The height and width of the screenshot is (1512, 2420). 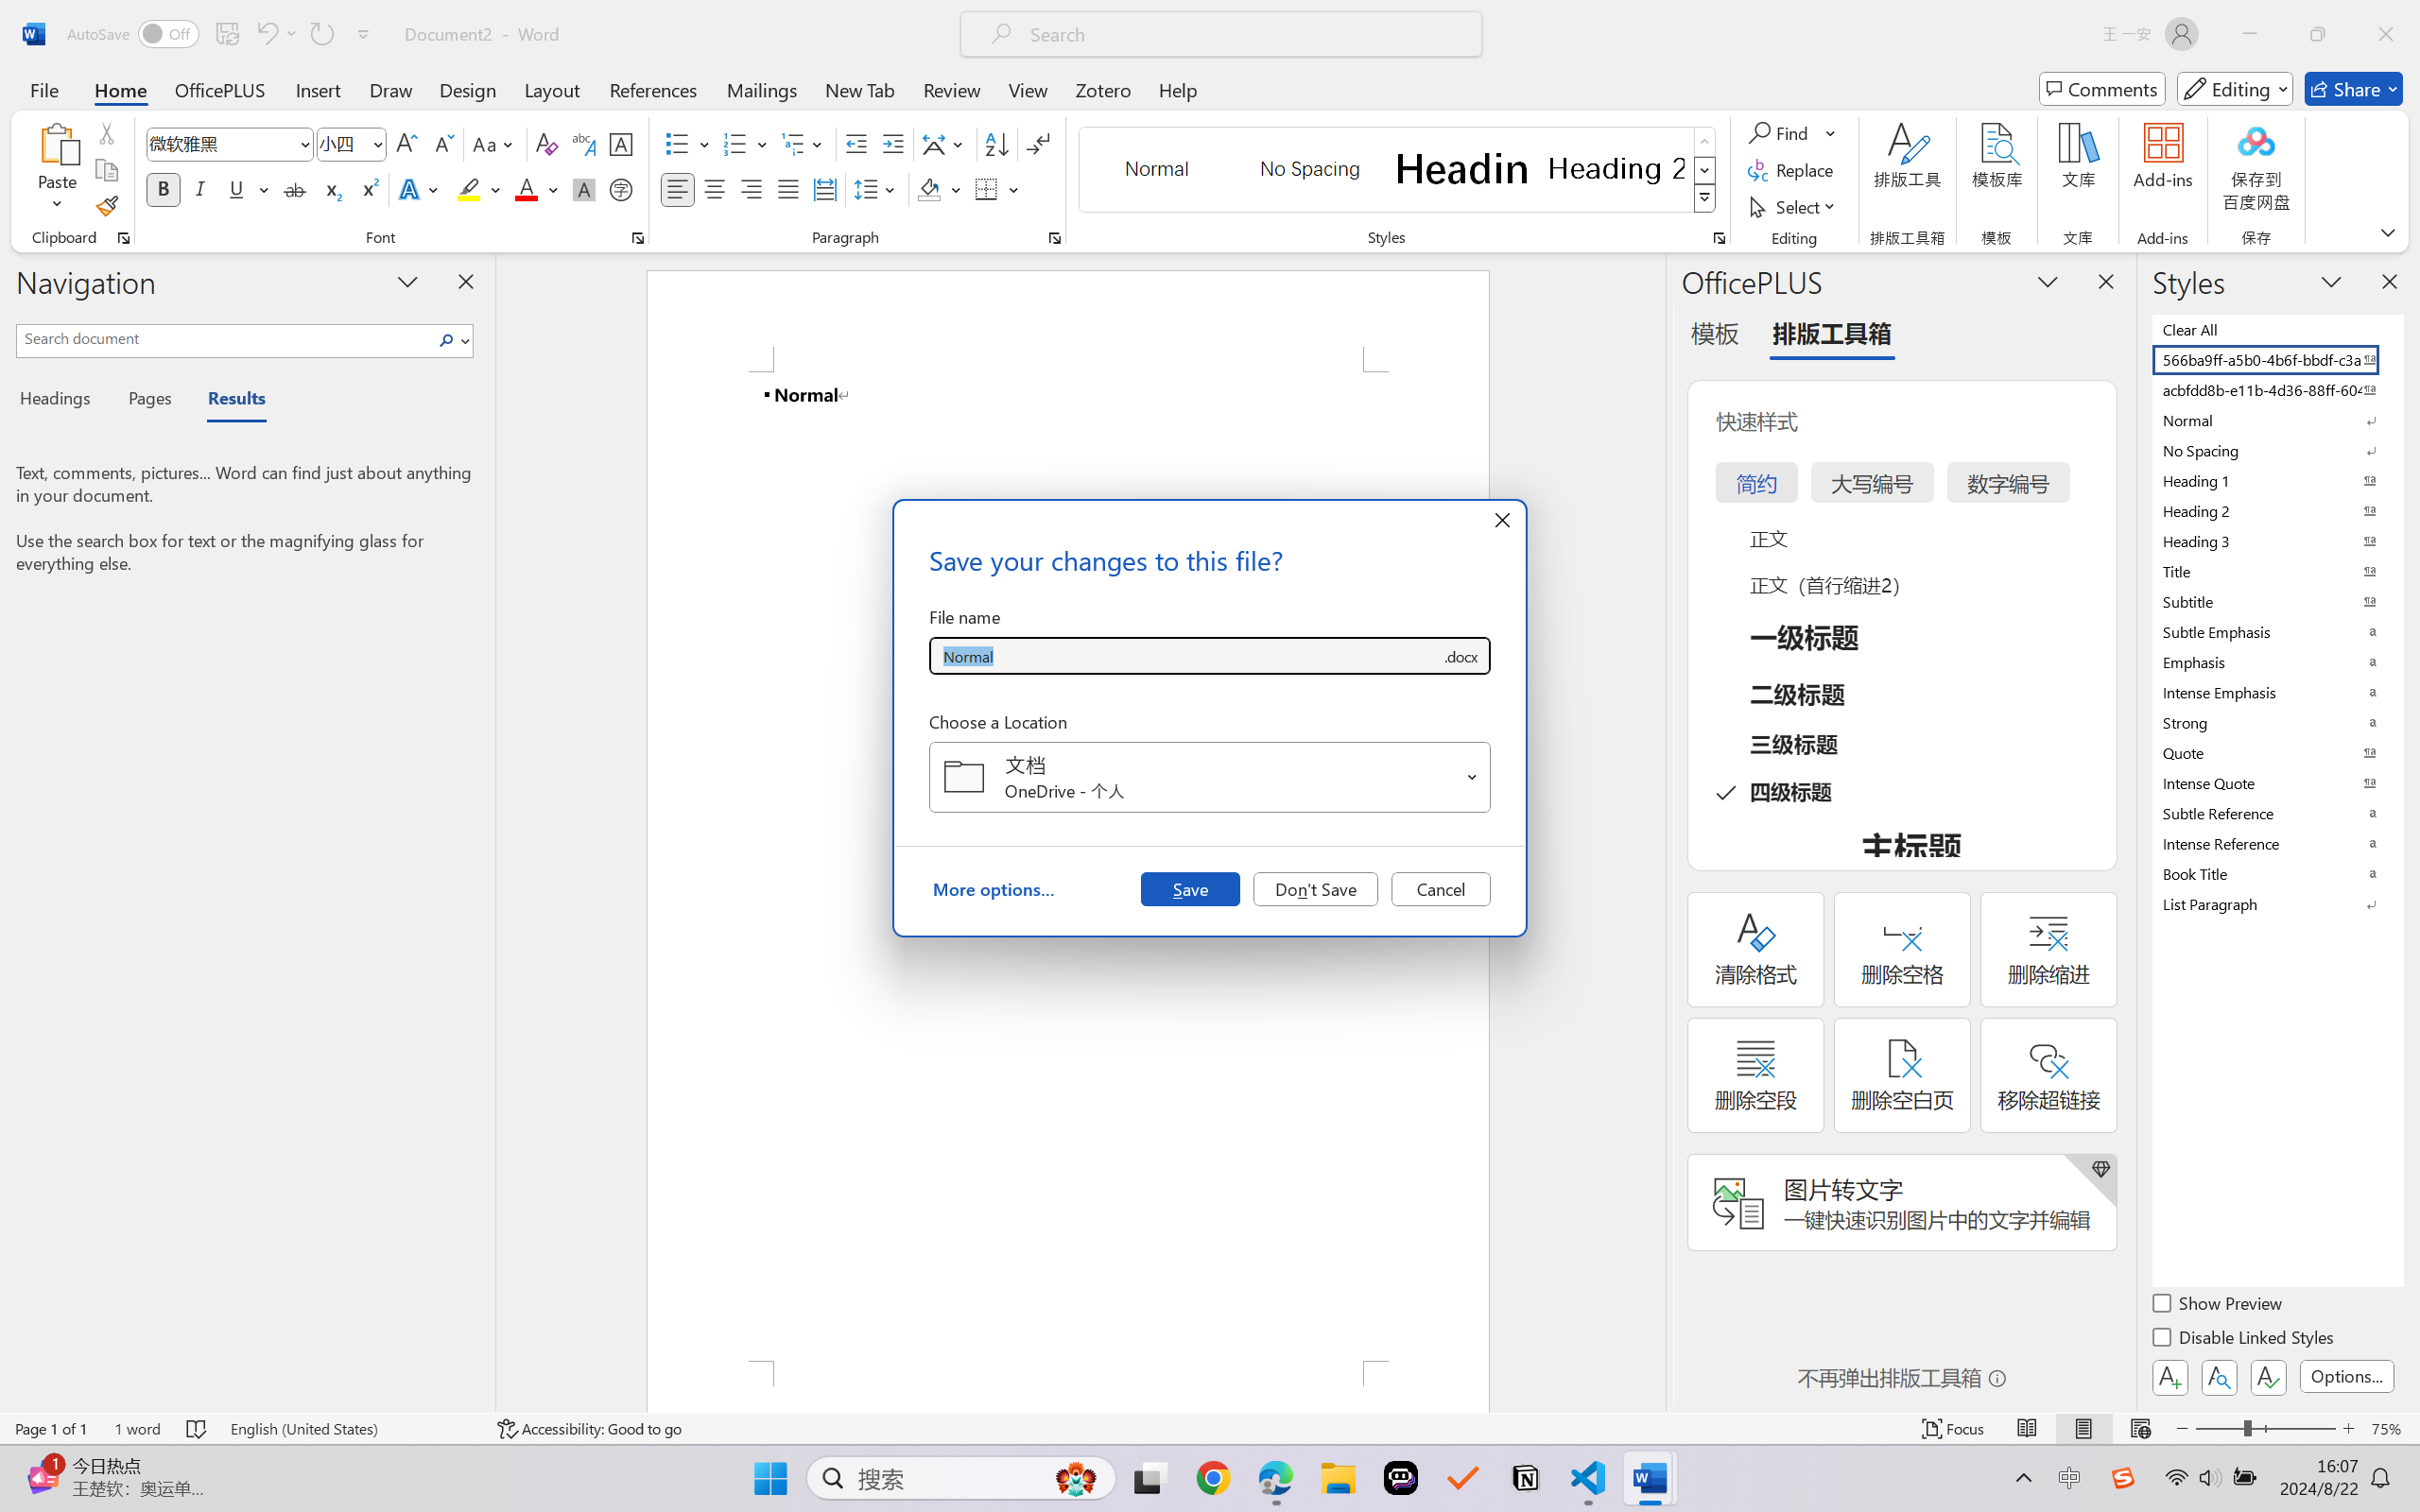 I want to click on 'Align Right', so click(x=752, y=188).